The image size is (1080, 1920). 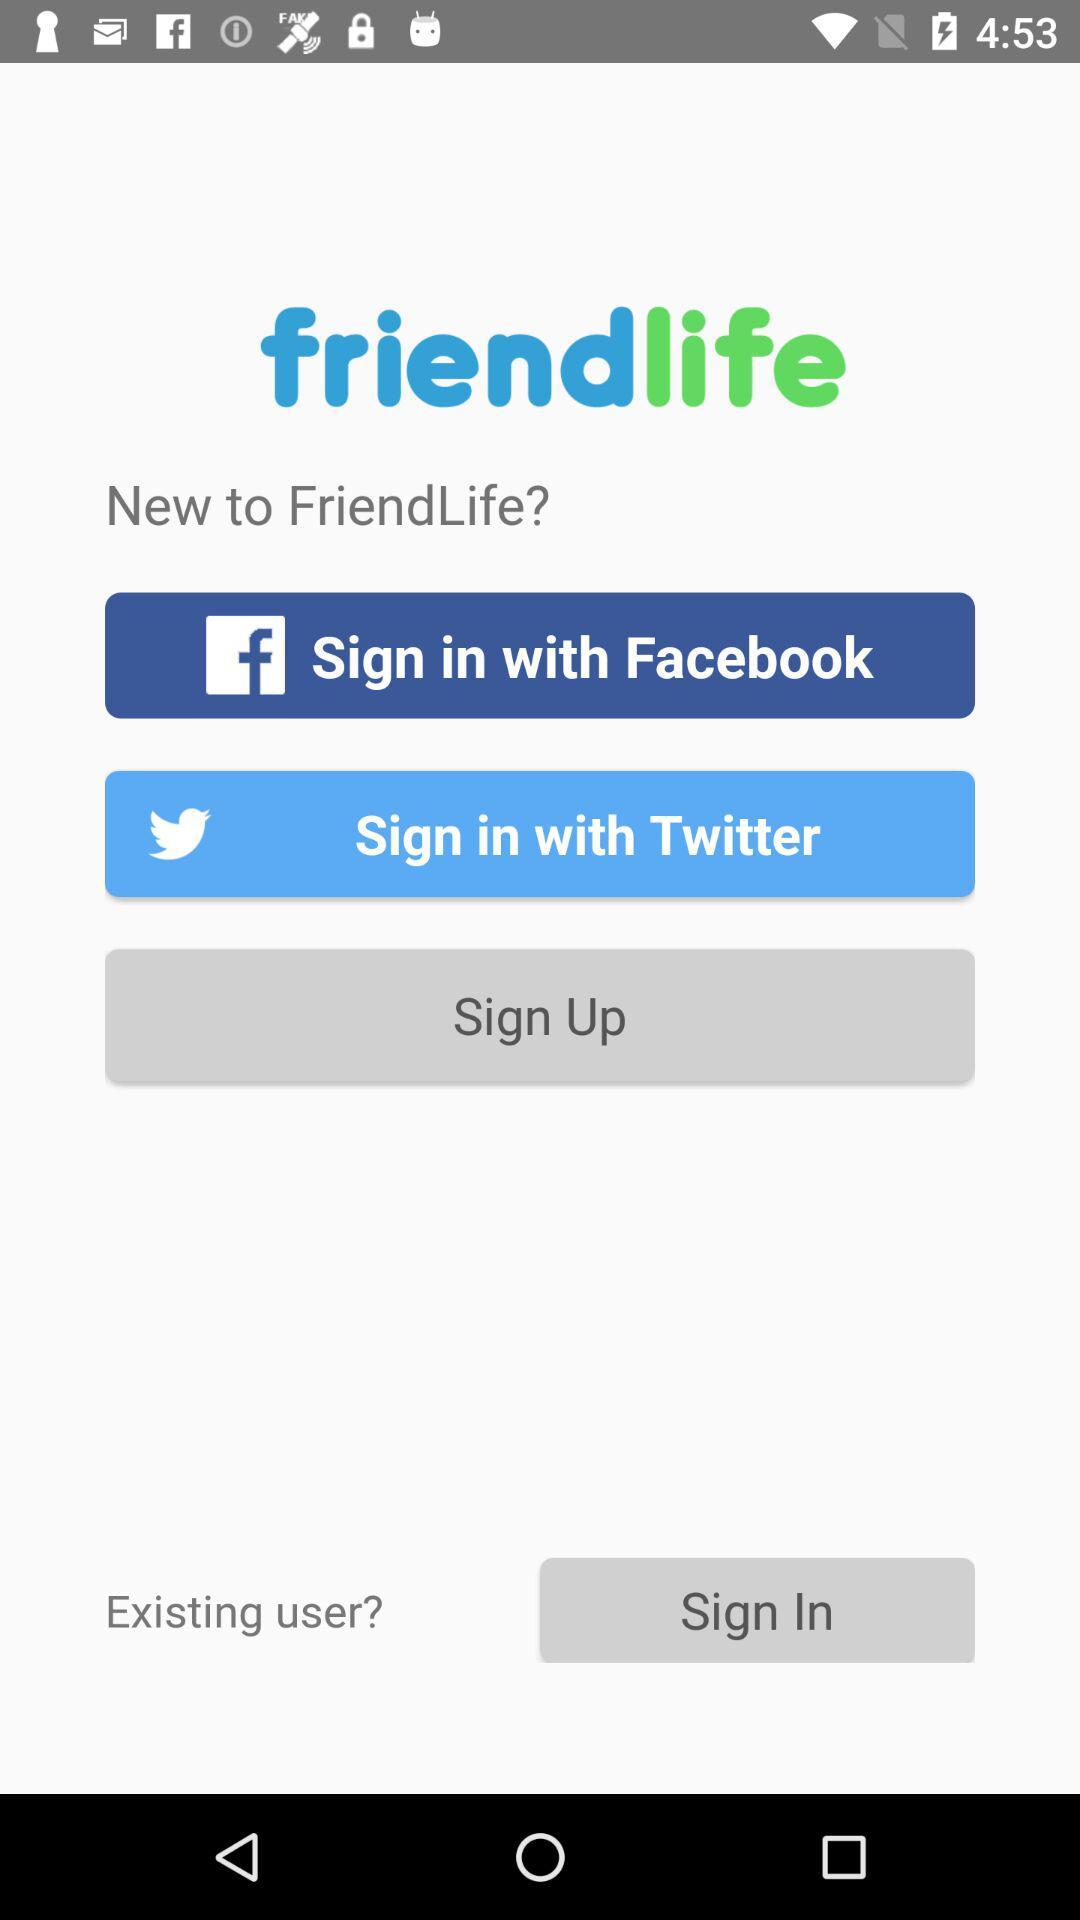 What do you see at coordinates (321, 1609) in the screenshot?
I see `the icon below the sign up icon` at bounding box center [321, 1609].